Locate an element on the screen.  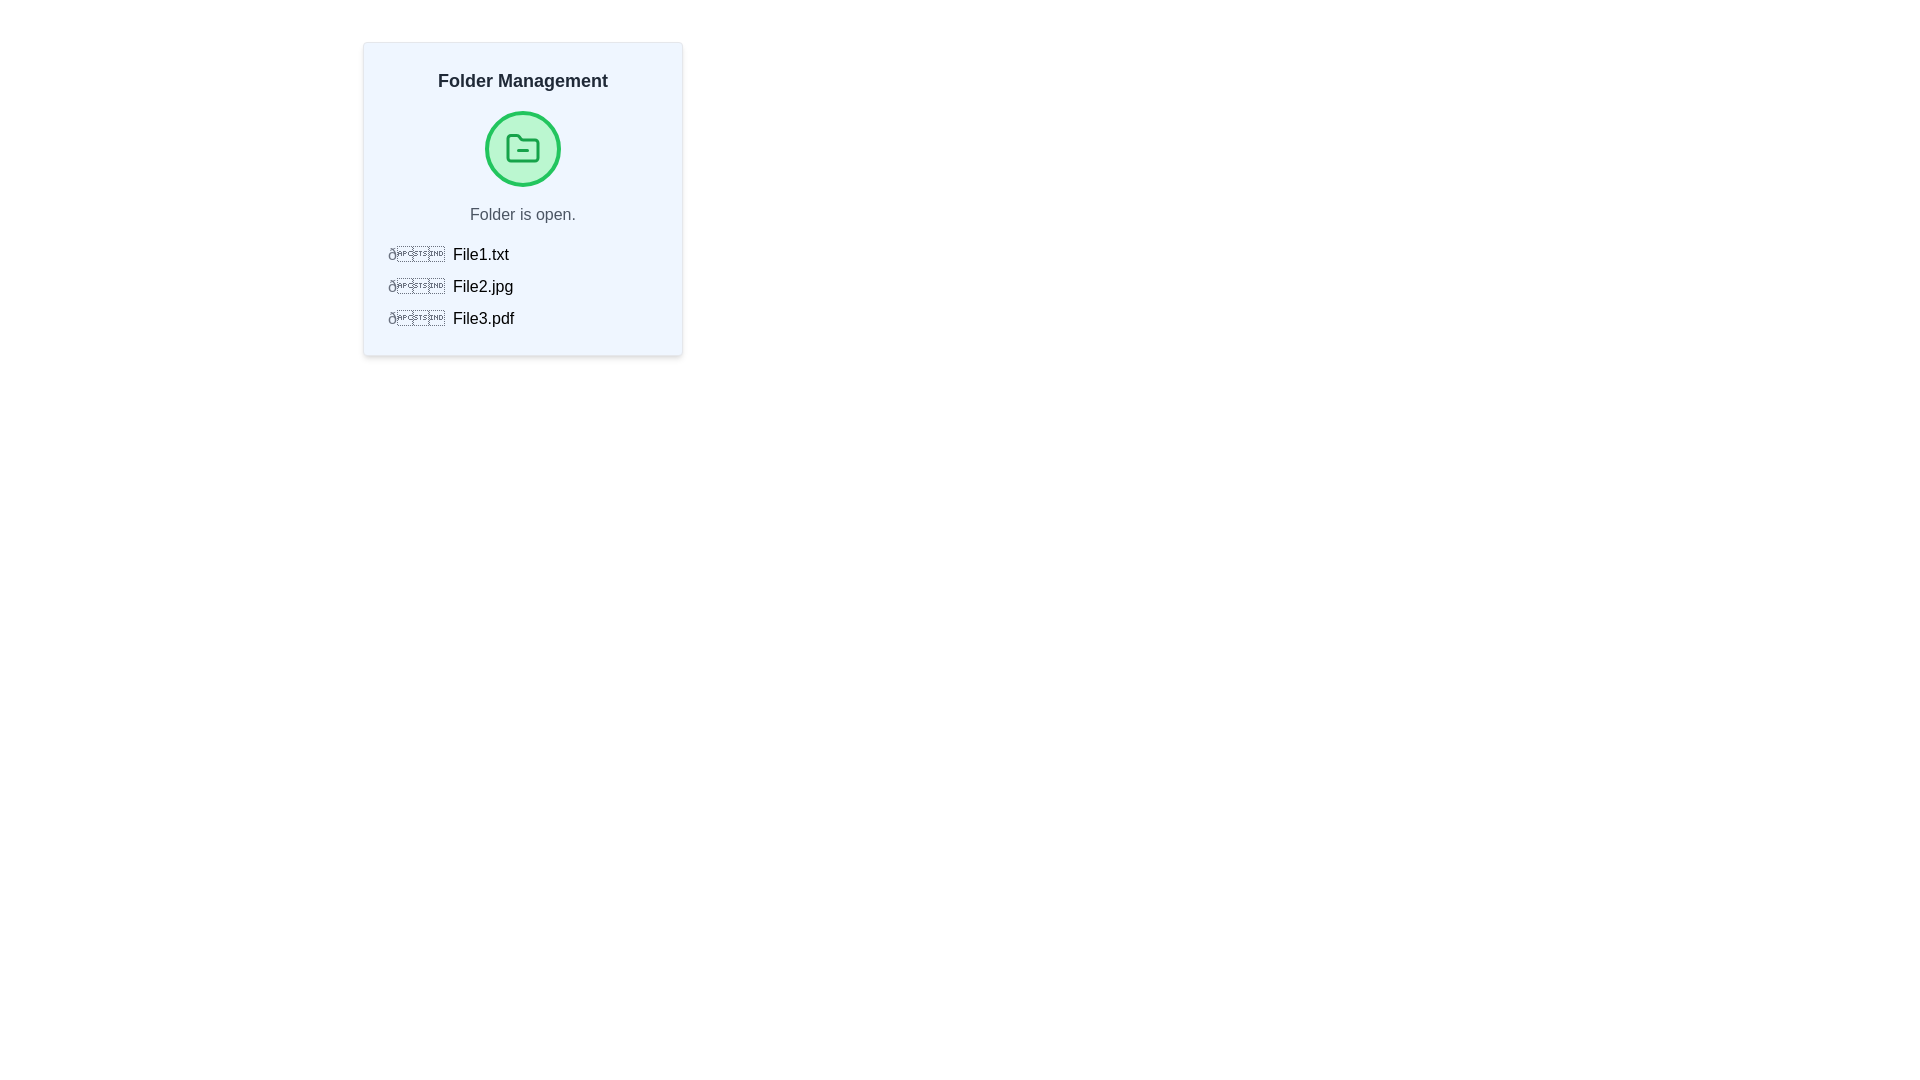
the static text element that indicates the current state of the folder, positioned below a green folder icon within a bordered card layout is located at coordinates (523, 215).